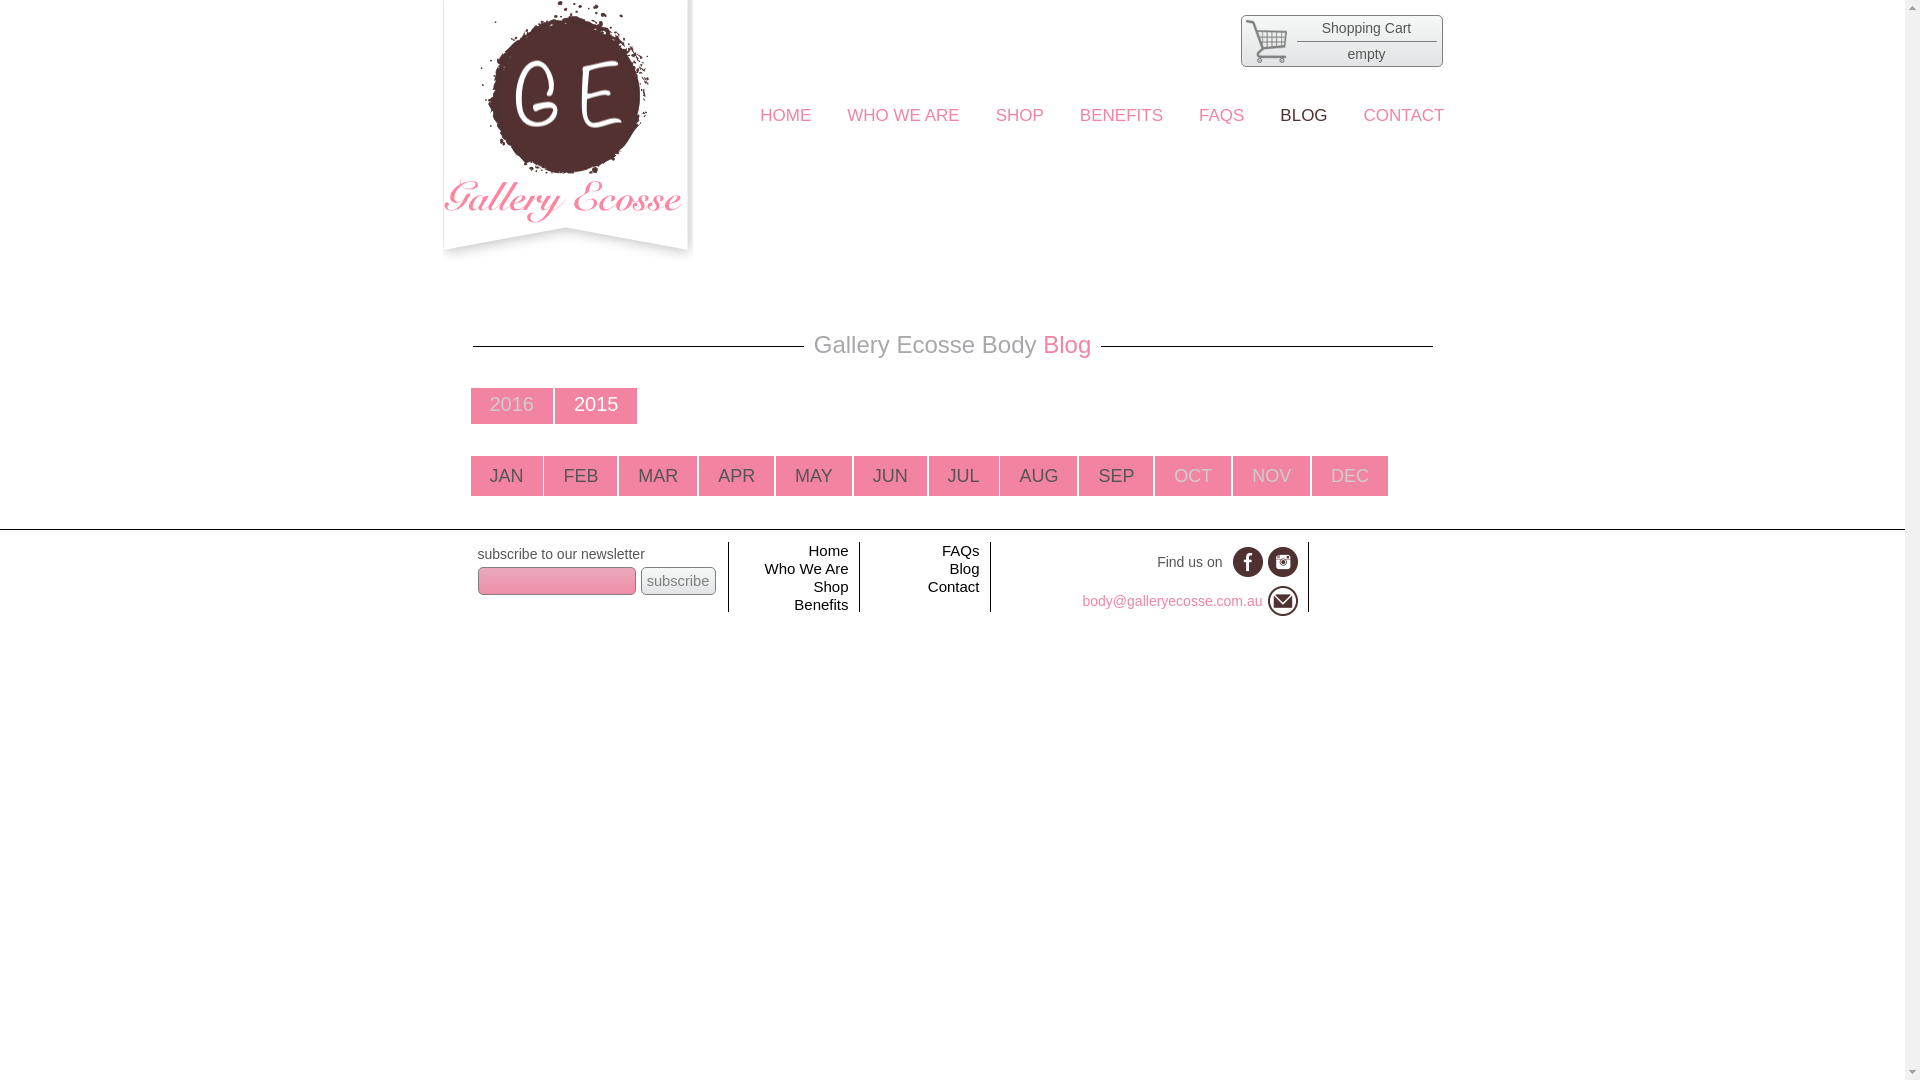 This screenshot has width=1920, height=1080. What do you see at coordinates (960, 550) in the screenshot?
I see `'FAQs'` at bounding box center [960, 550].